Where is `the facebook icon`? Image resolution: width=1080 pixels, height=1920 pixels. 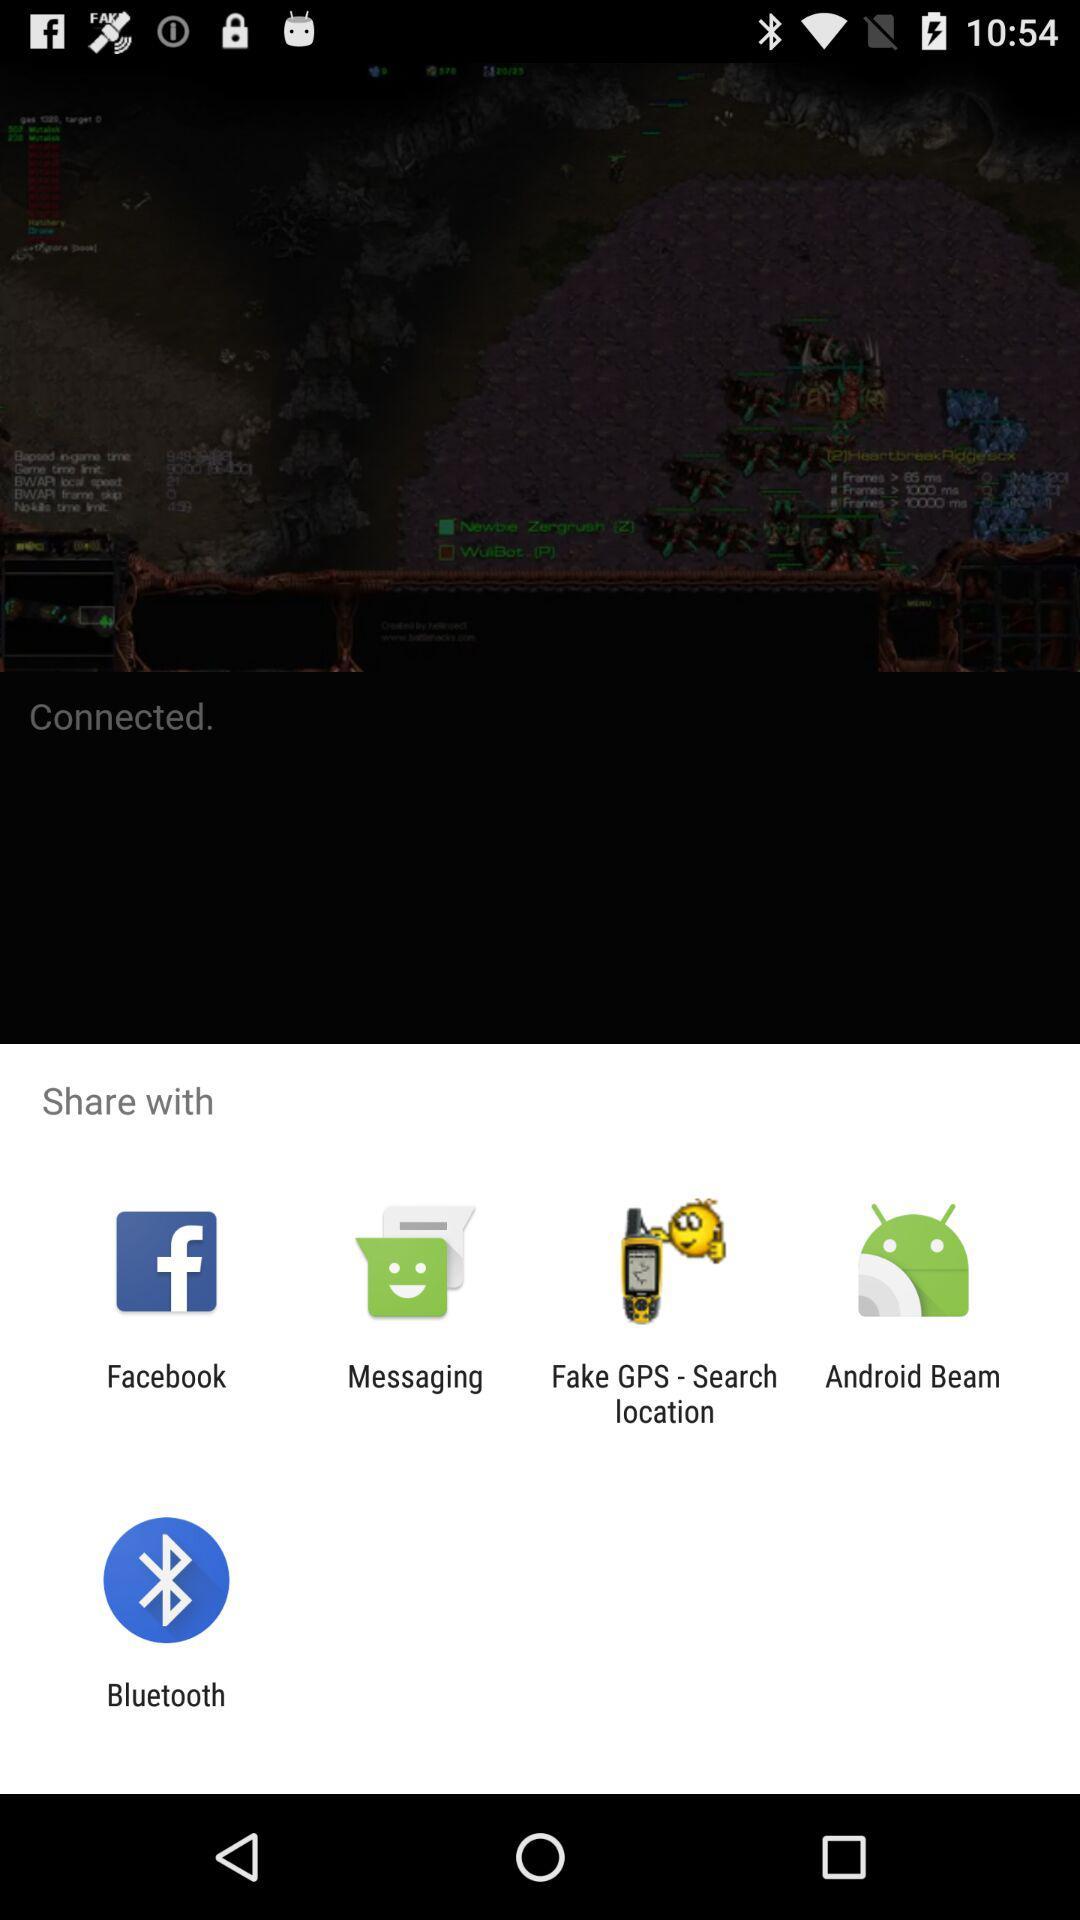
the facebook icon is located at coordinates (165, 1392).